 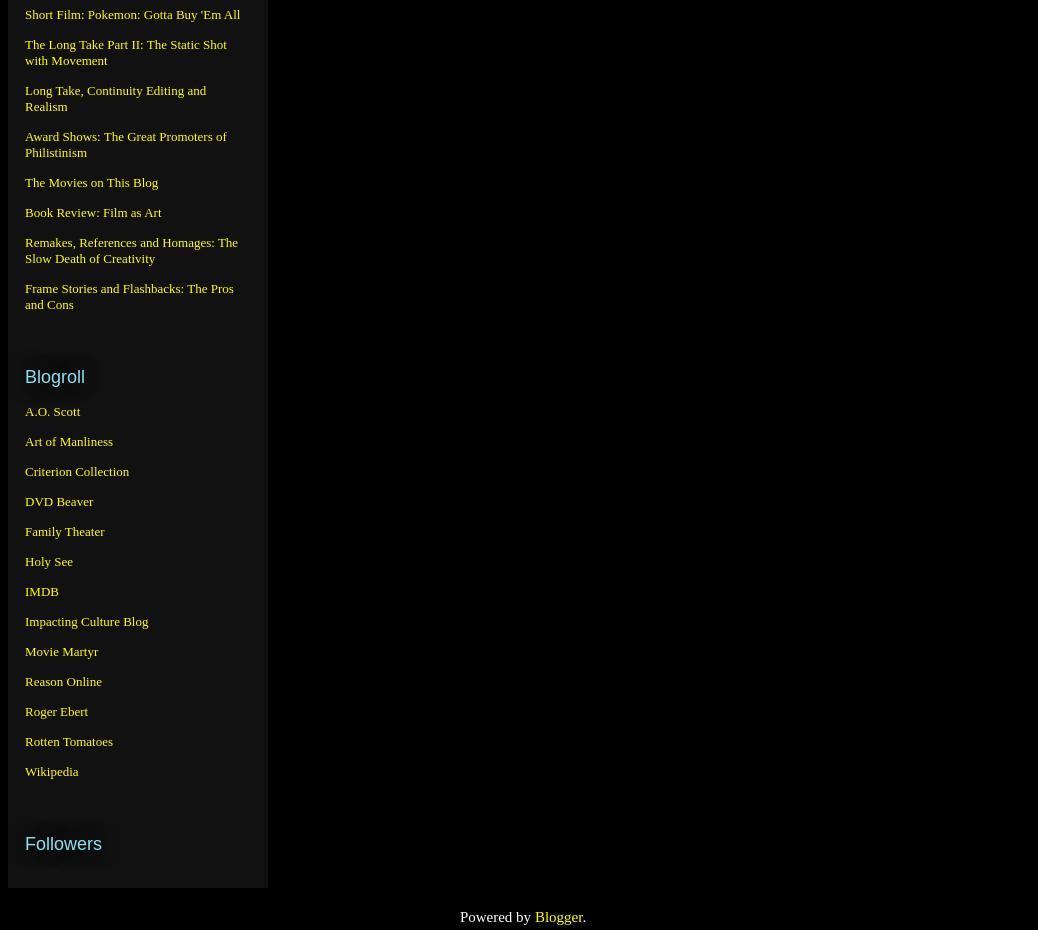 I want to click on 'Family Theater', so click(x=63, y=529).